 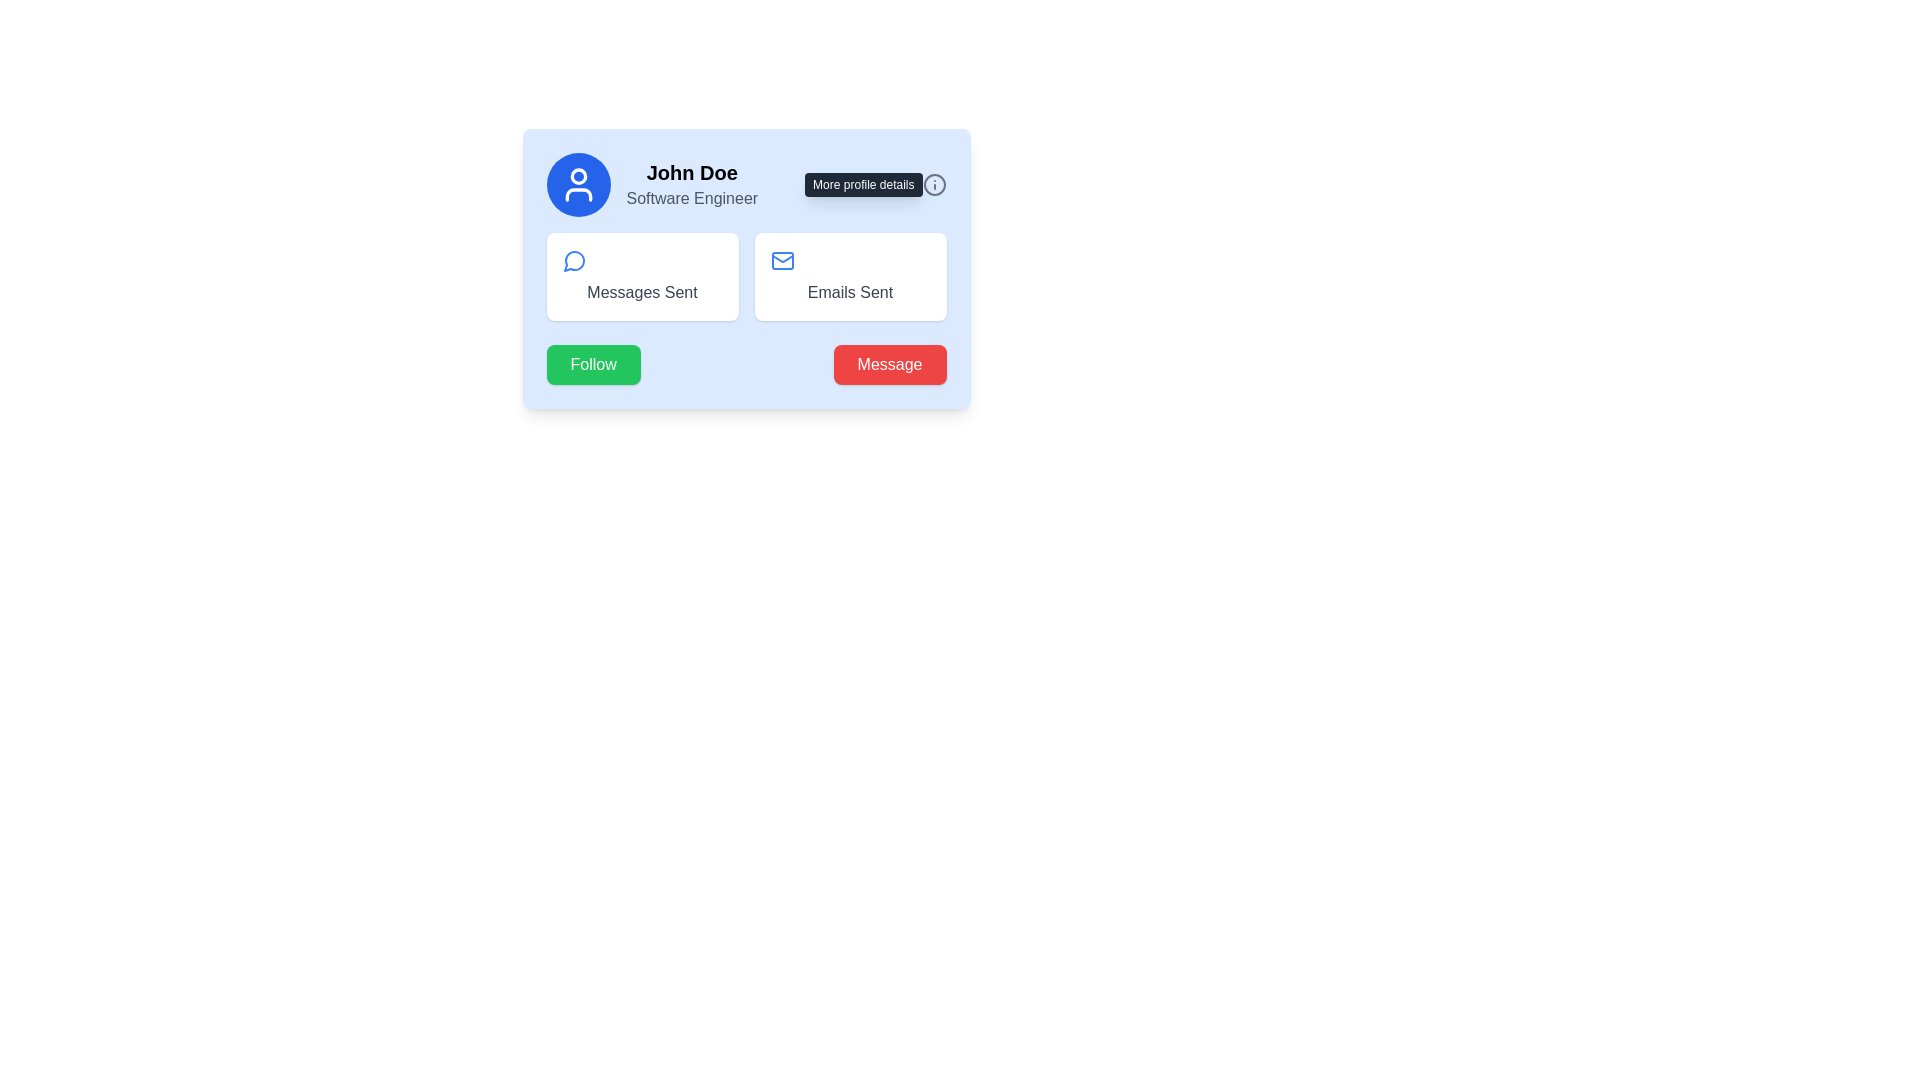 What do you see at coordinates (642, 293) in the screenshot?
I see `the 'Messages Sent' text label, which is styled in gray and located below the chat bubble icon within its white rounded card` at bounding box center [642, 293].